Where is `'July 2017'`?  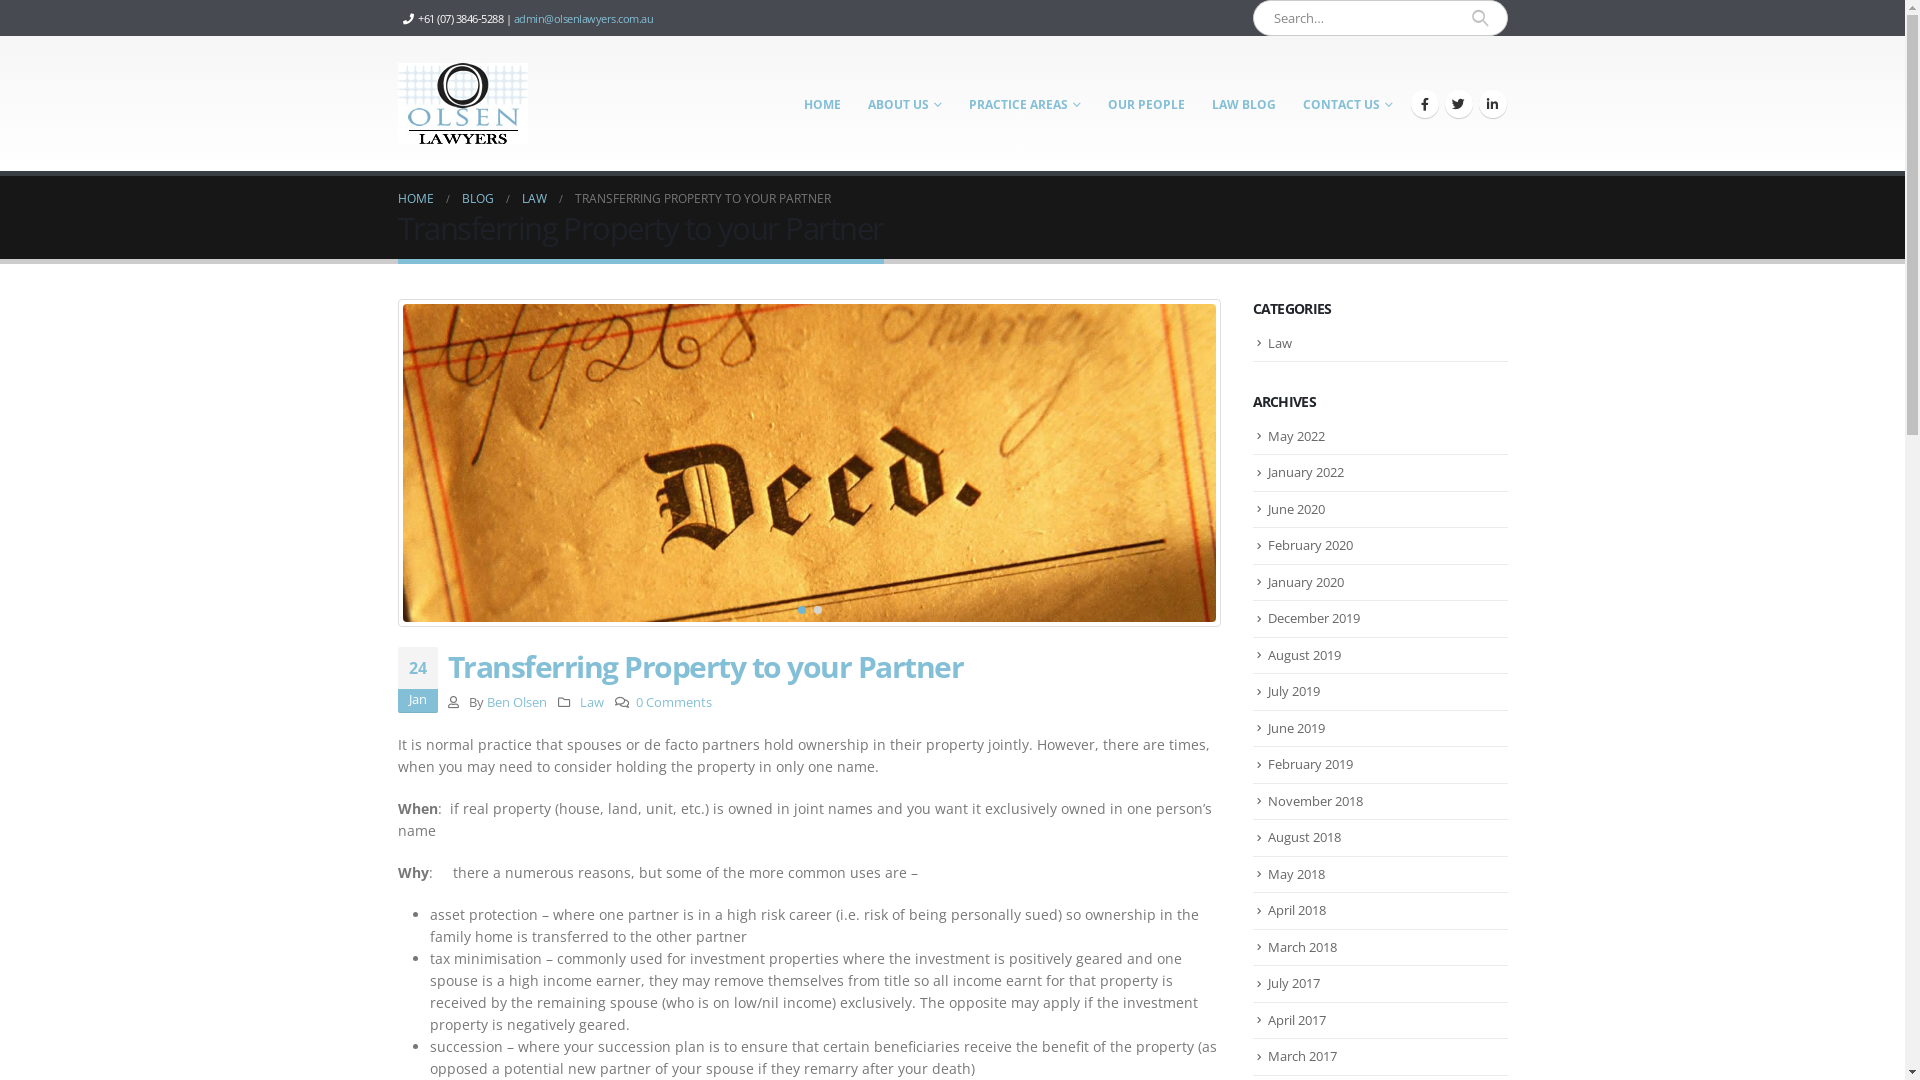
'July 2017' is located at coordinates (1294, 982).